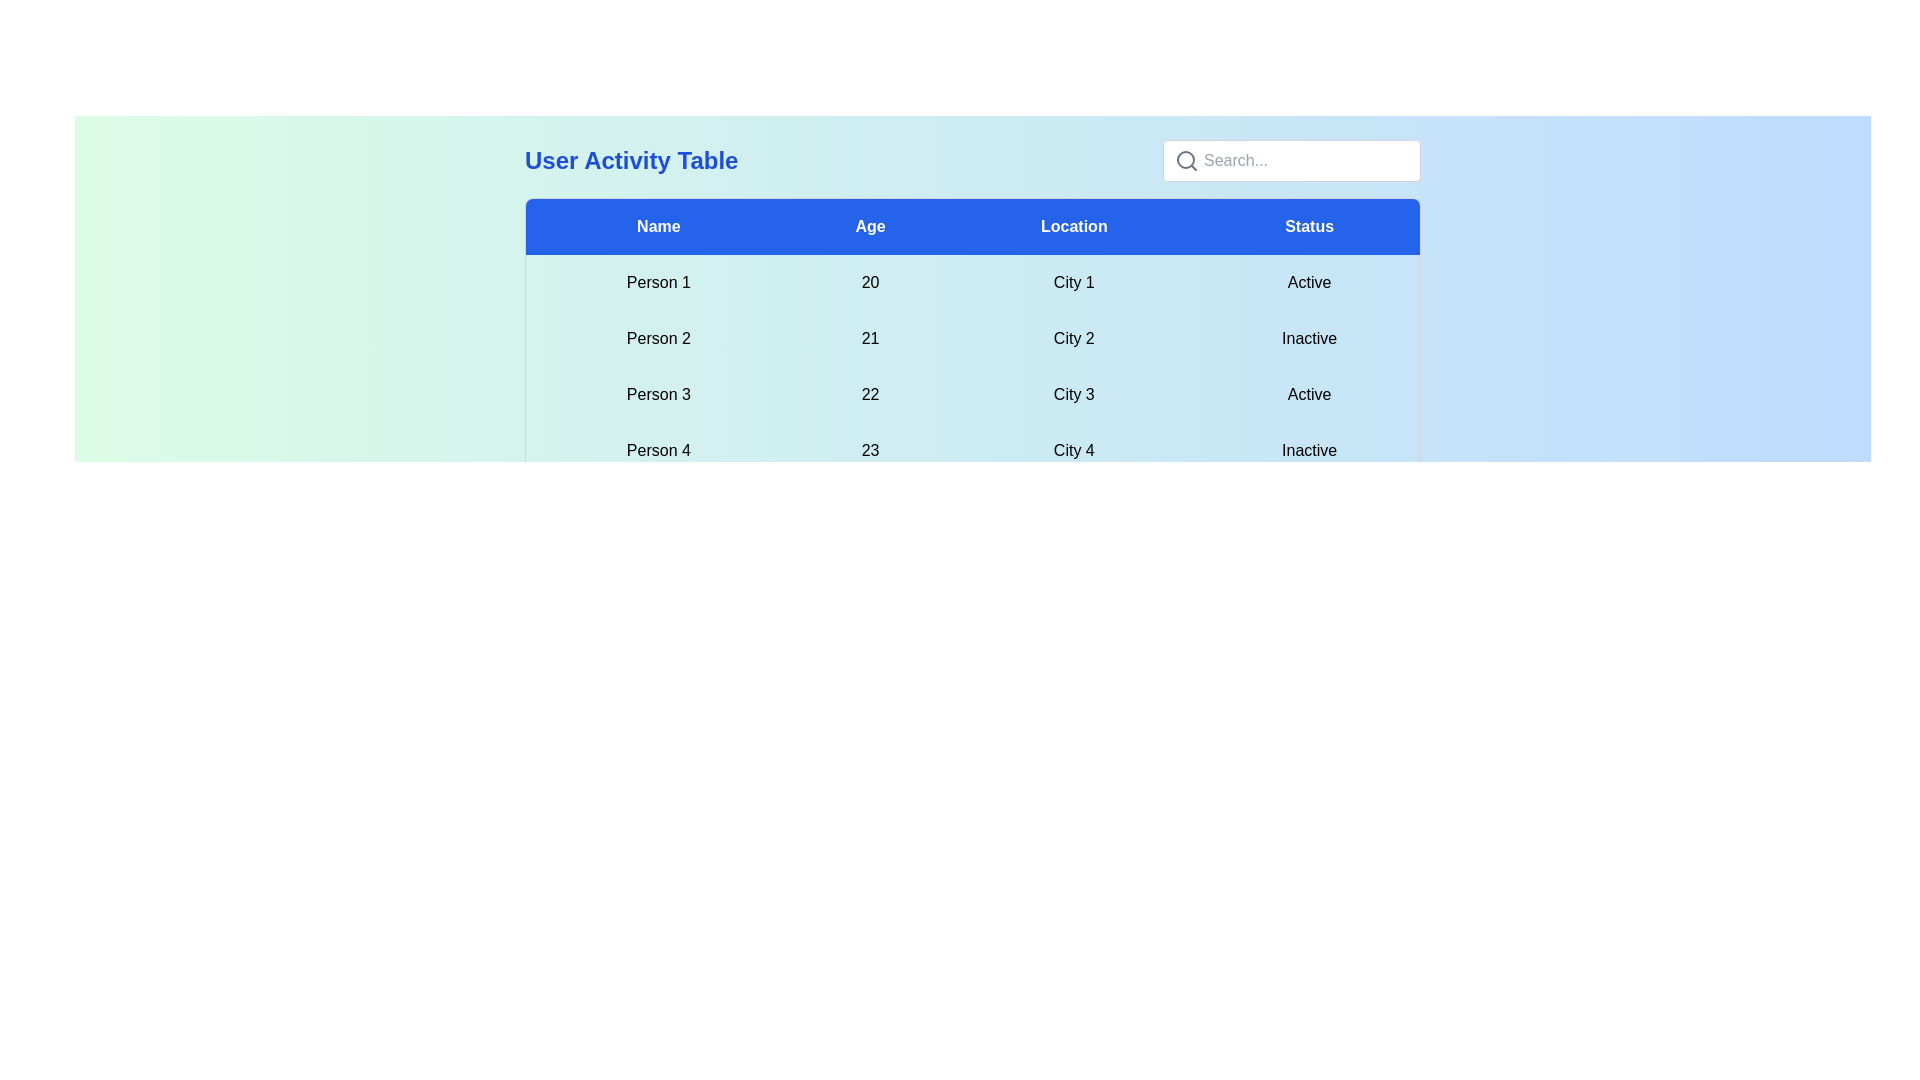  What do you see at coordinates (973, 338) in the screenshot?
I see `the row corresponding to 2` at bounding box center [973, 338].